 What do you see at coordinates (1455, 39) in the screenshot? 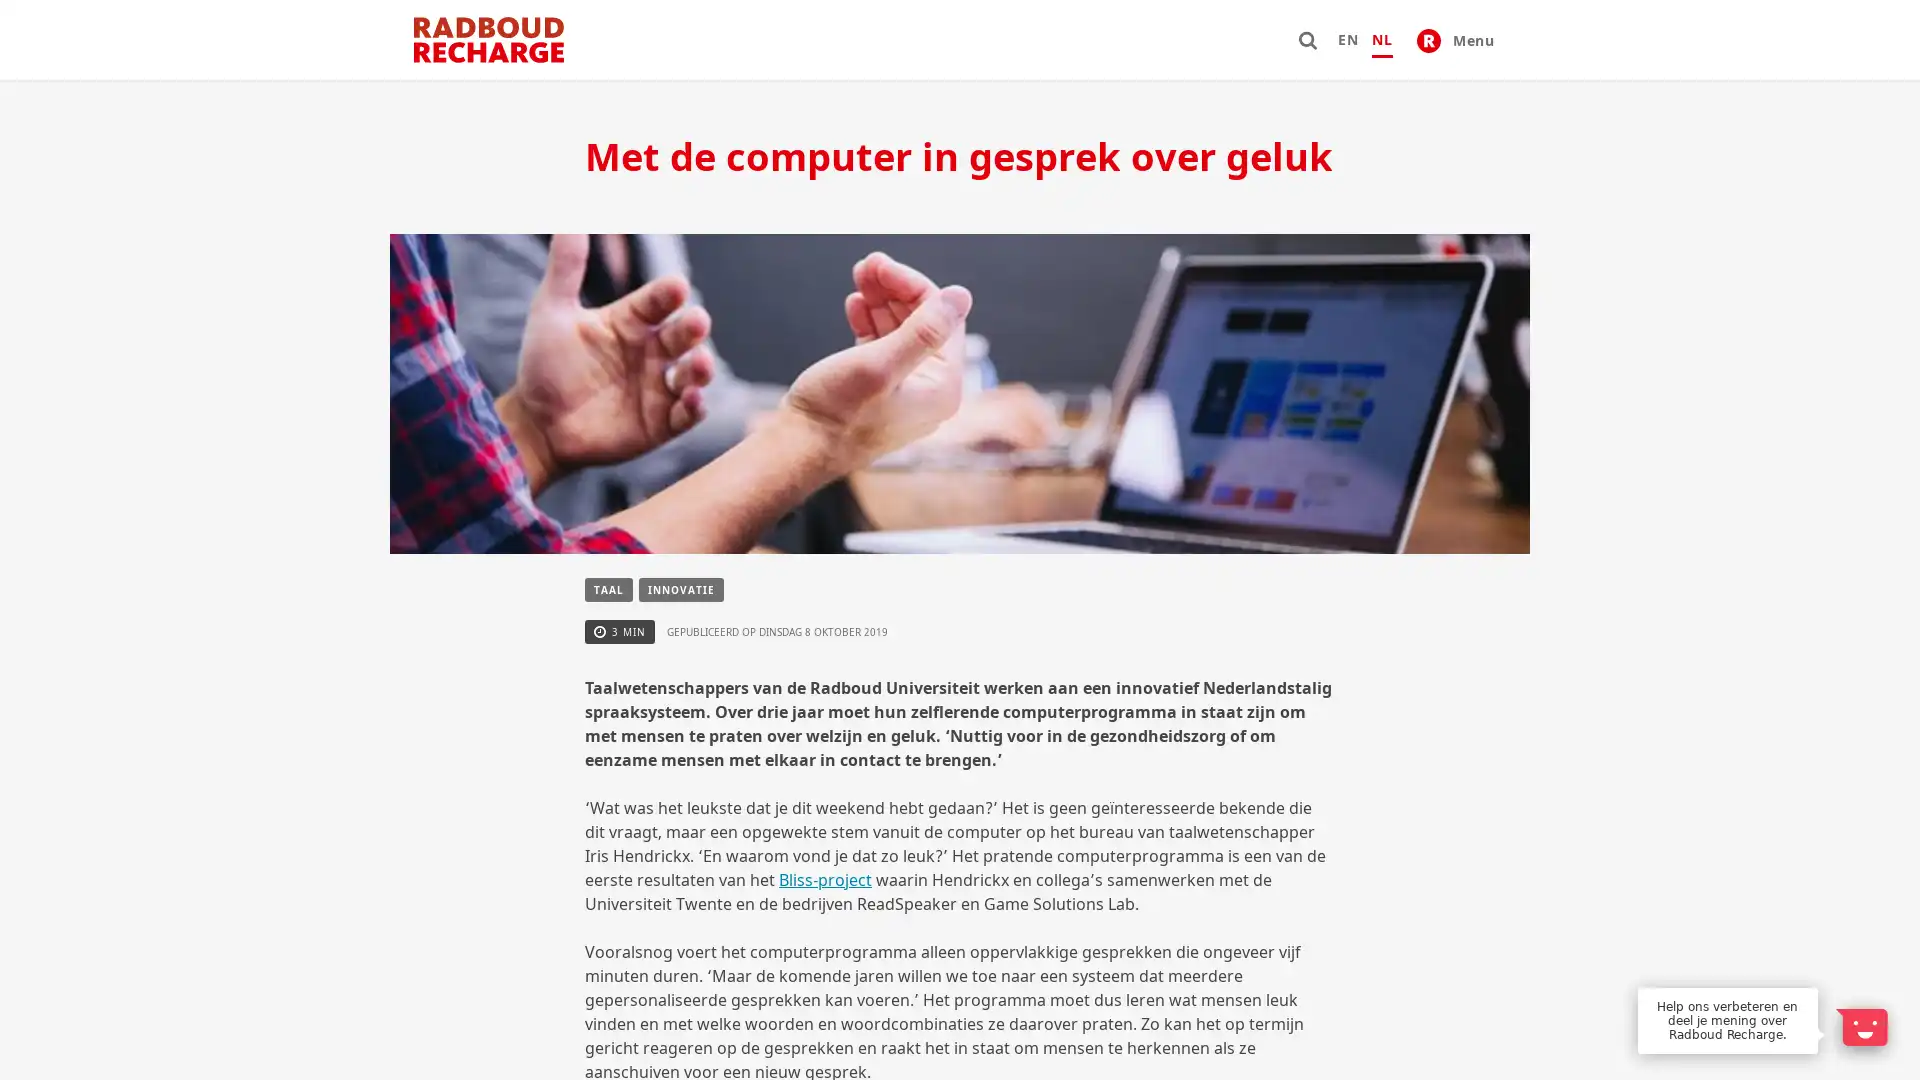
I see `Menu` at bounding box center [1455, 39].